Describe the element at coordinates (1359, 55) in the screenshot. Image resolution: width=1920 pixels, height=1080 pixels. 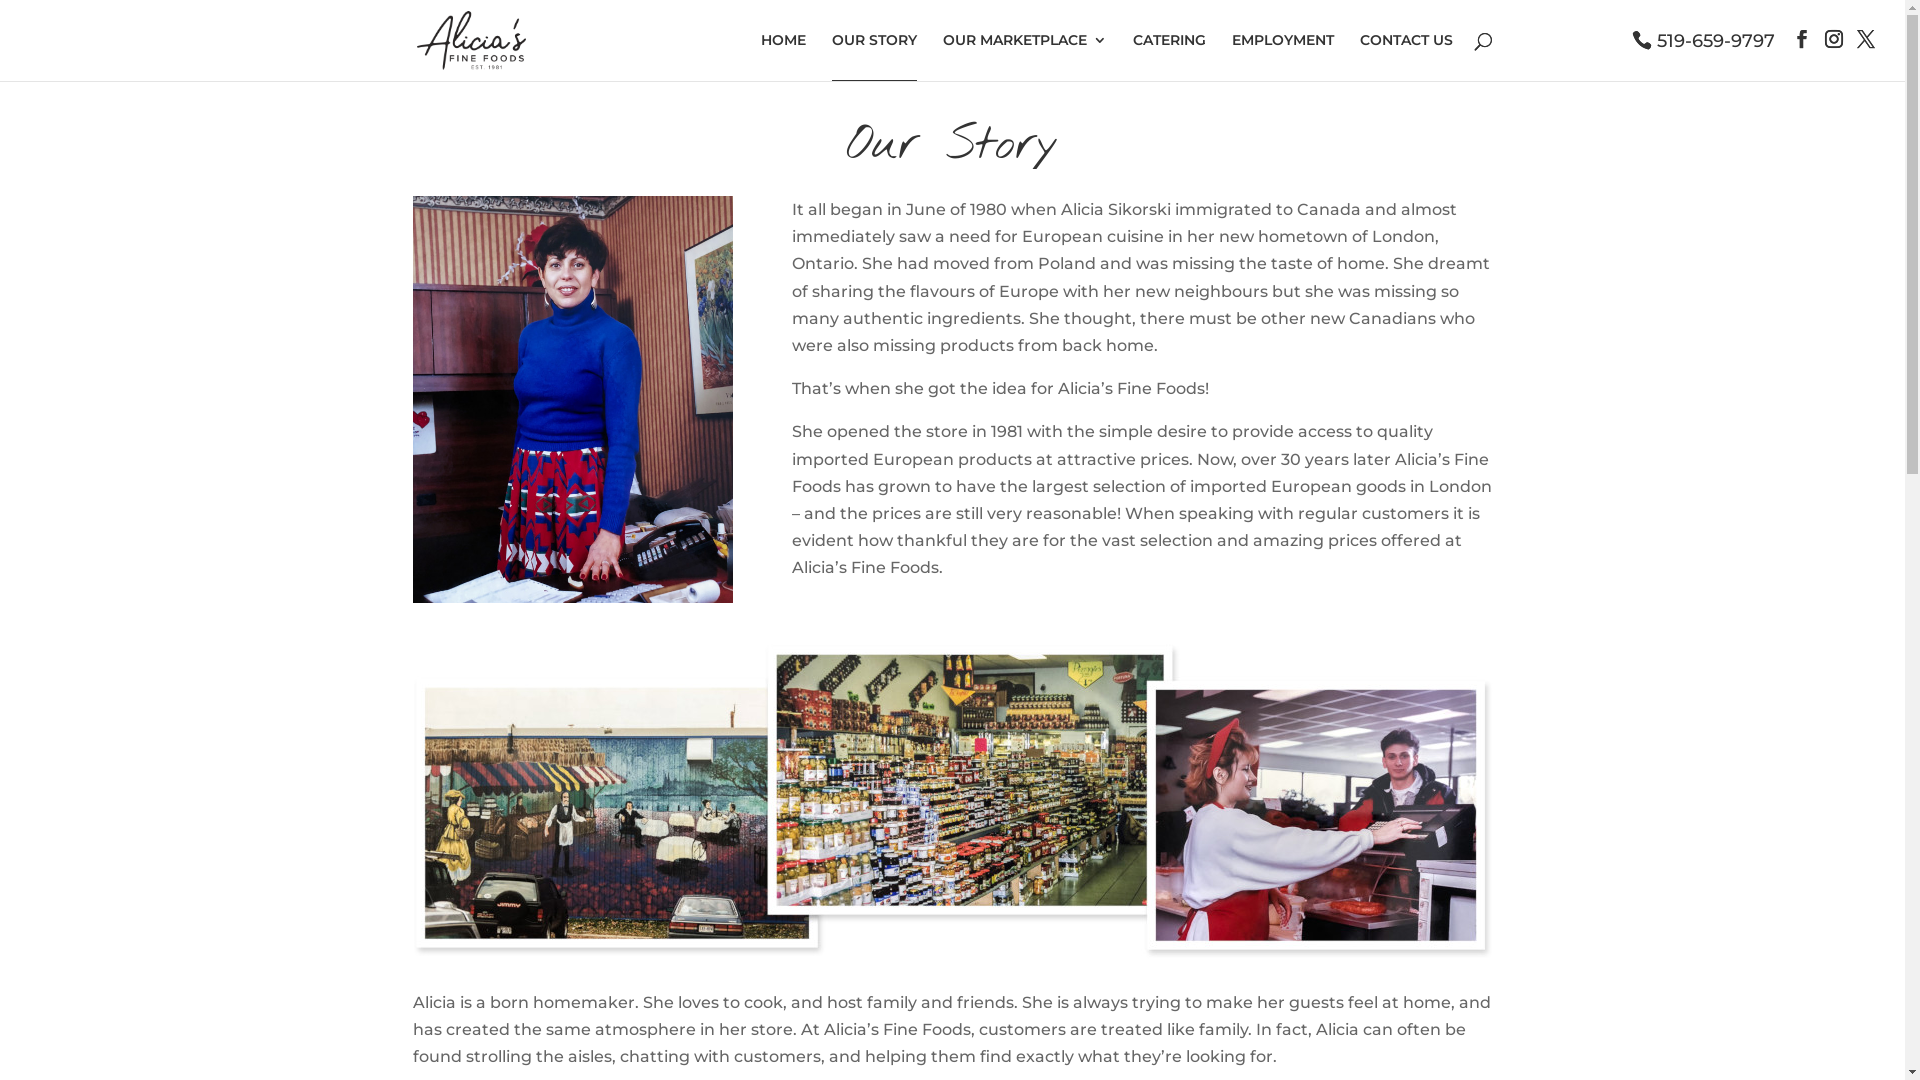
I see `'CONTACT US'` at that location.